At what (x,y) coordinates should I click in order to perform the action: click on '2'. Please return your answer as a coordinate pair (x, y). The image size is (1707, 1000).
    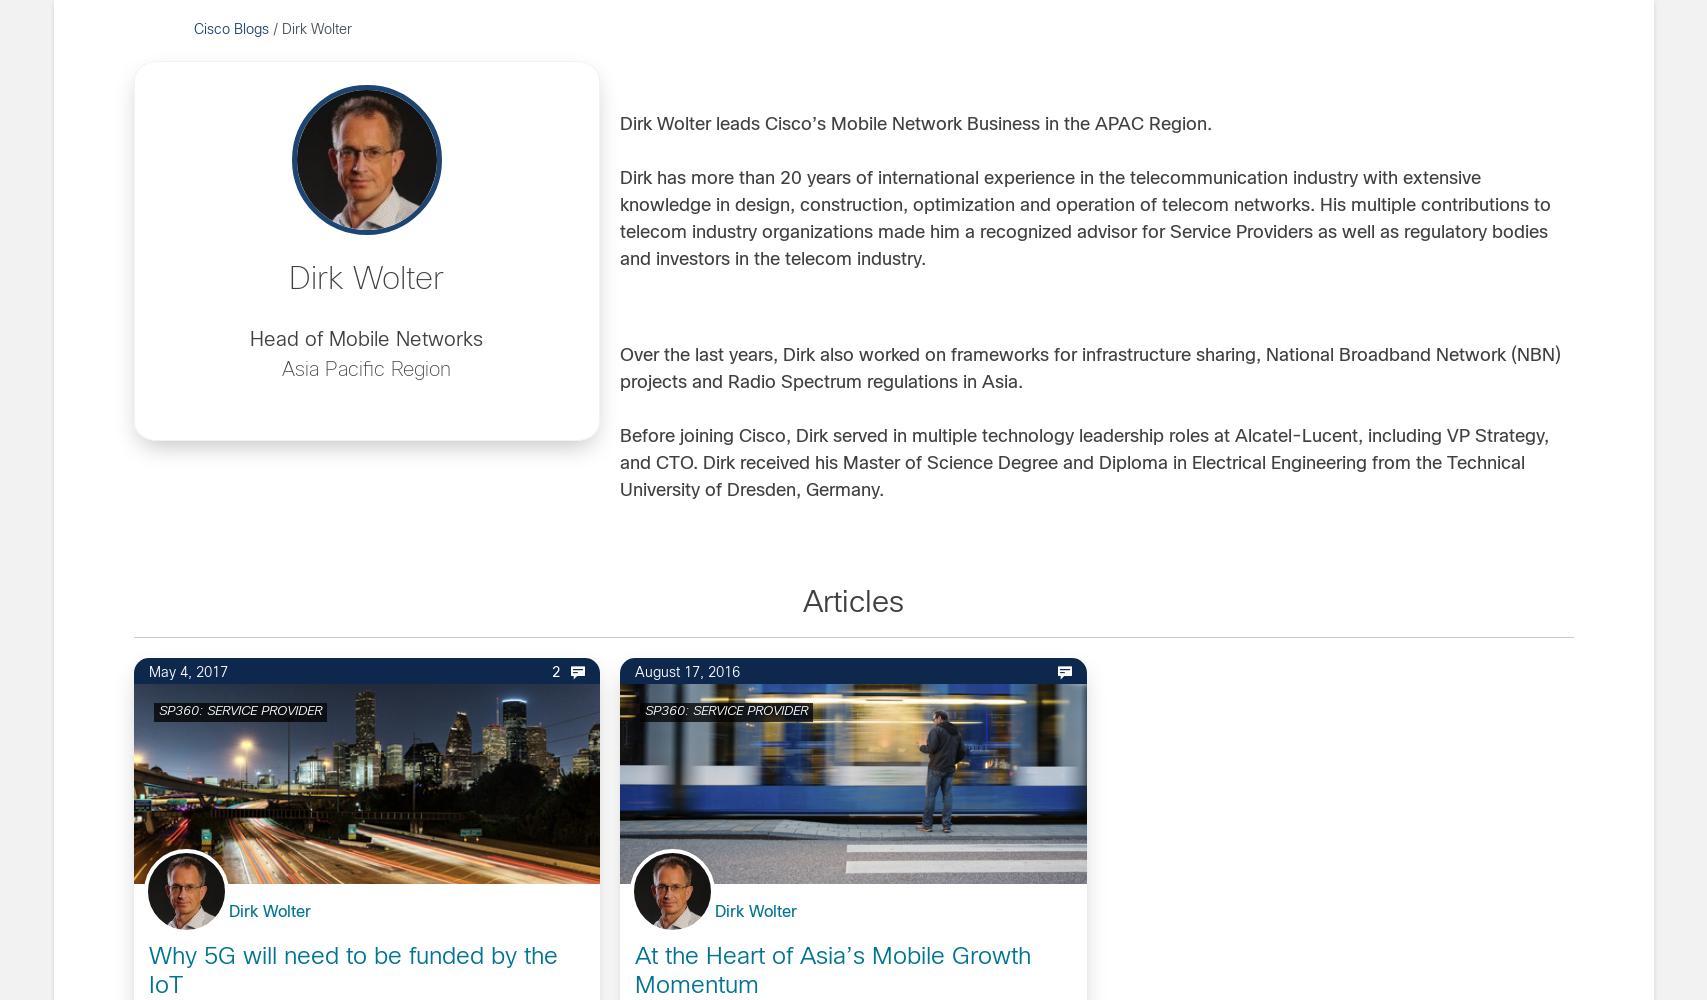
    Looking at the image, I should click on (555, 673).